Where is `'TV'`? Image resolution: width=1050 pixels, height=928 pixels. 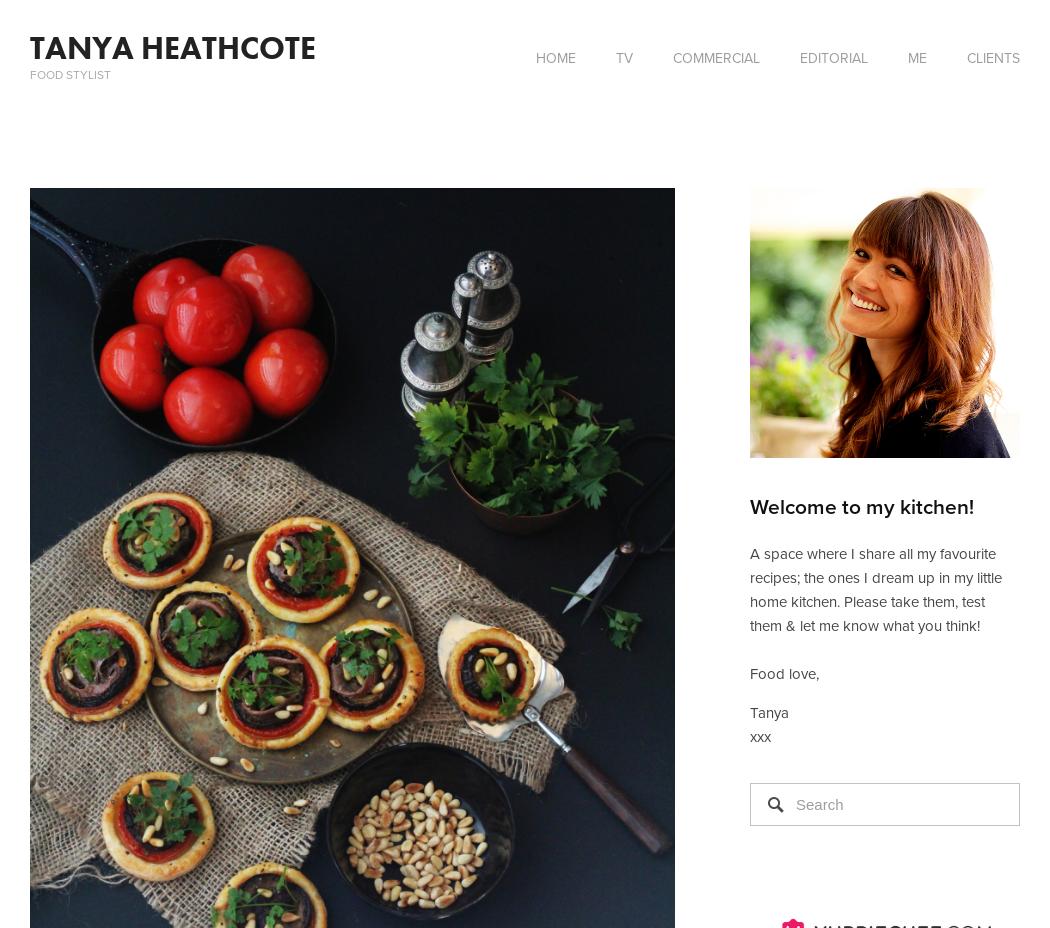 'TV' is located at coordinates (624, 57).